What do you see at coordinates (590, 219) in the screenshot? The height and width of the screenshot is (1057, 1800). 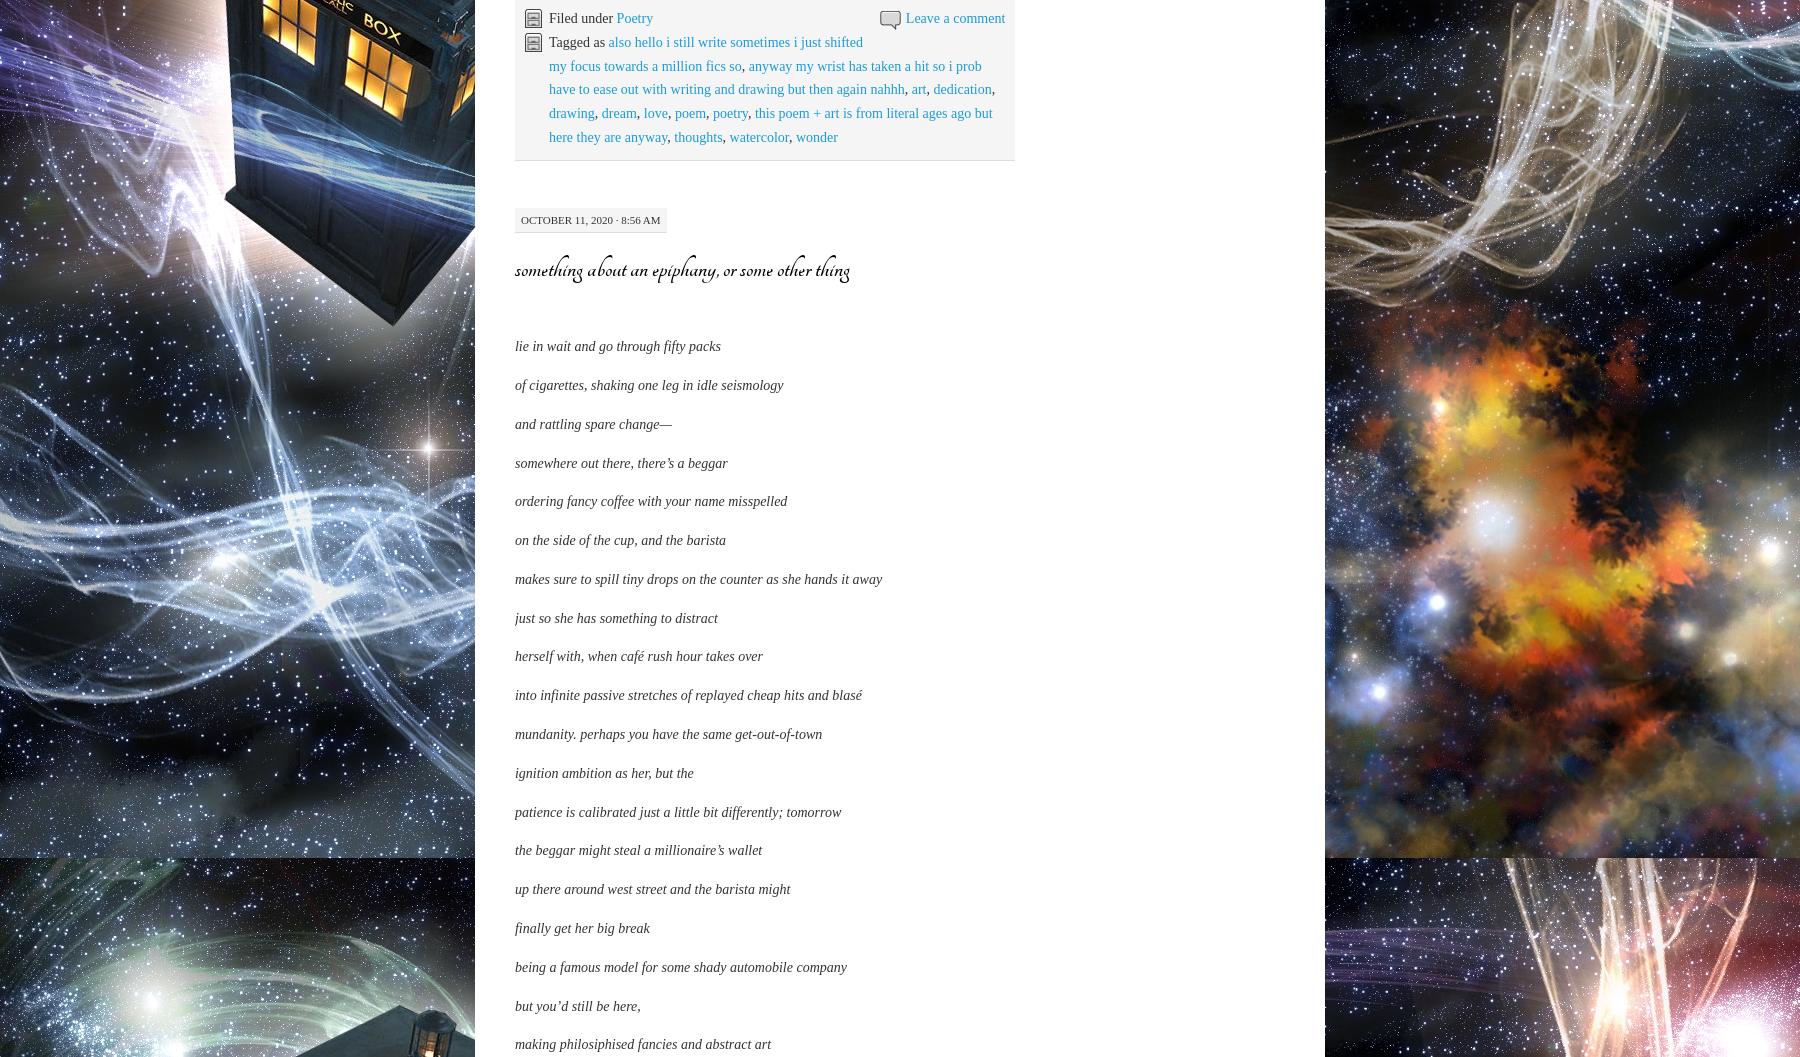 I see `'October 11, 2020 · 8:56 am'` at bounding box center [590, 219].